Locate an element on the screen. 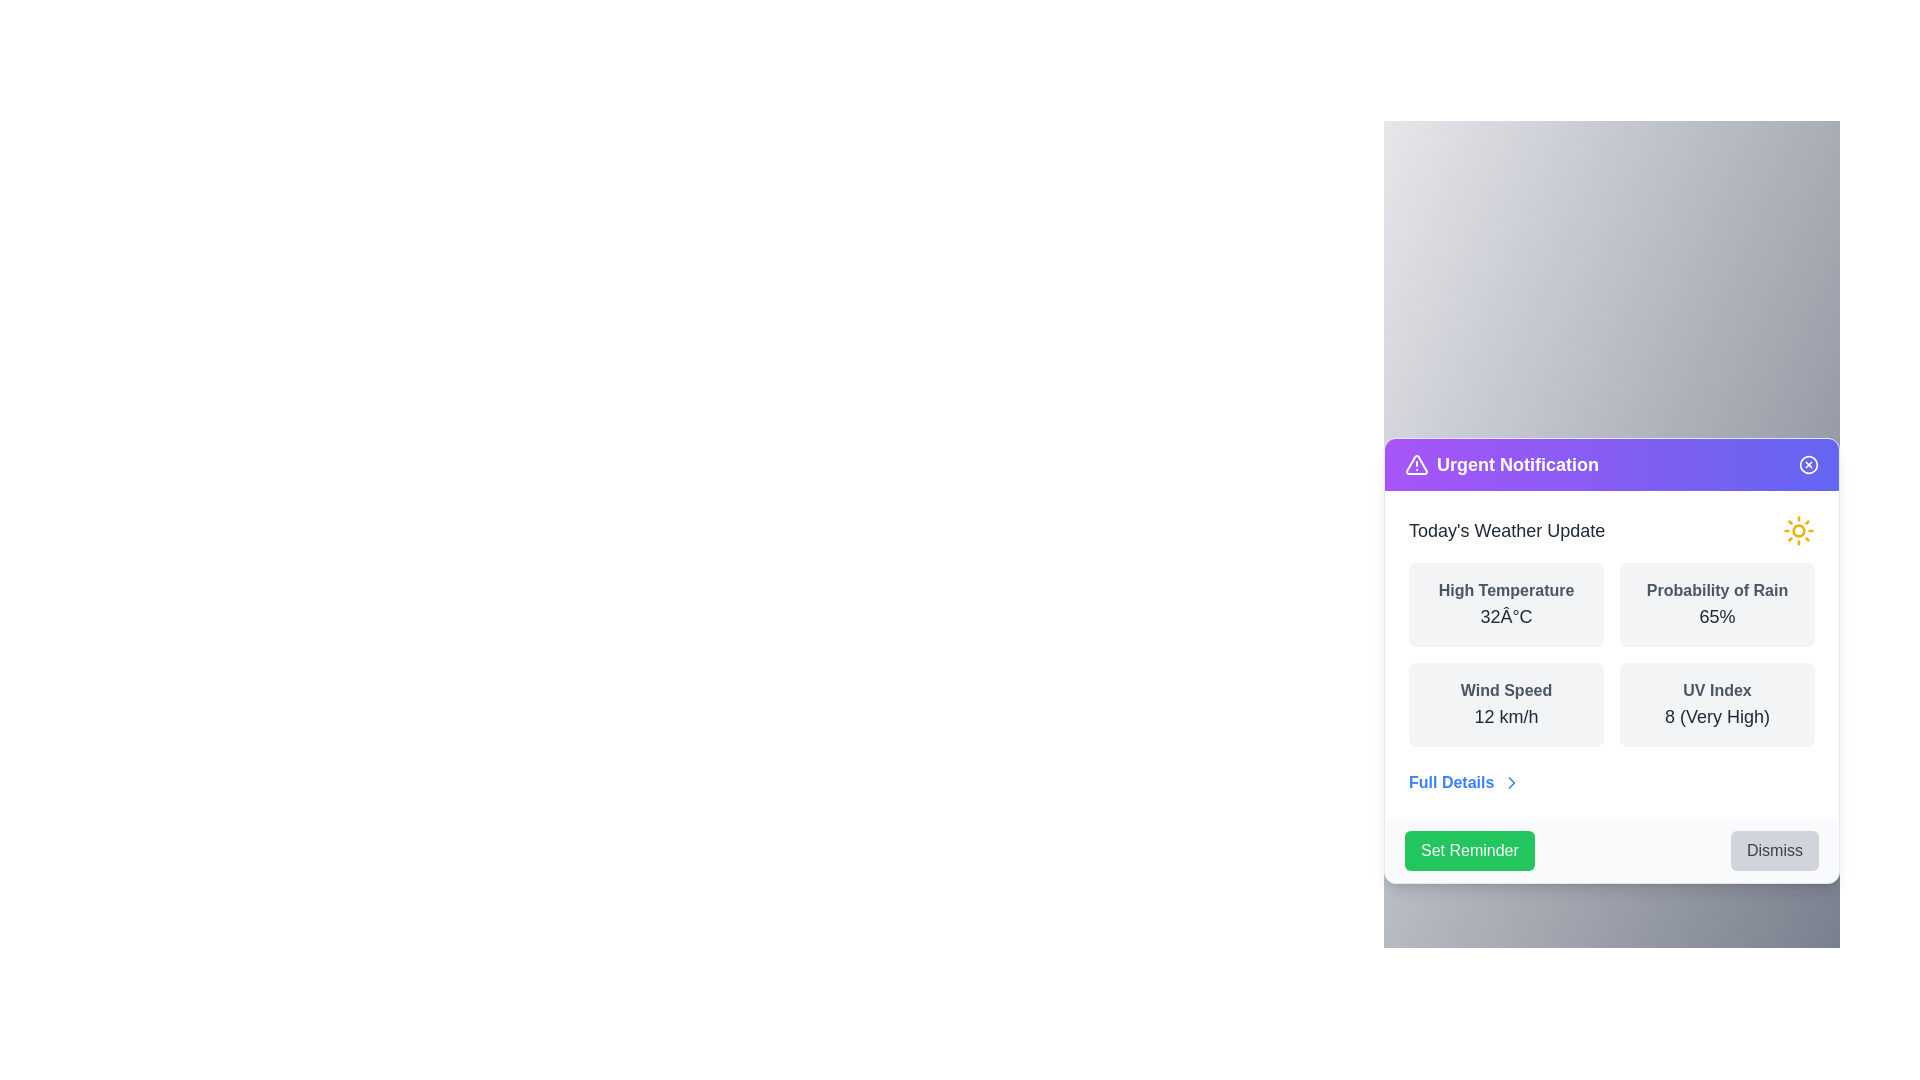 The width and height of the screenshot is (1920, 1080). the Text Label that indicates the probability of rain, positioned at the top of the light gray rounded rectangle in the upper-right portion of the notification card is located at coordinates (1716, 589).